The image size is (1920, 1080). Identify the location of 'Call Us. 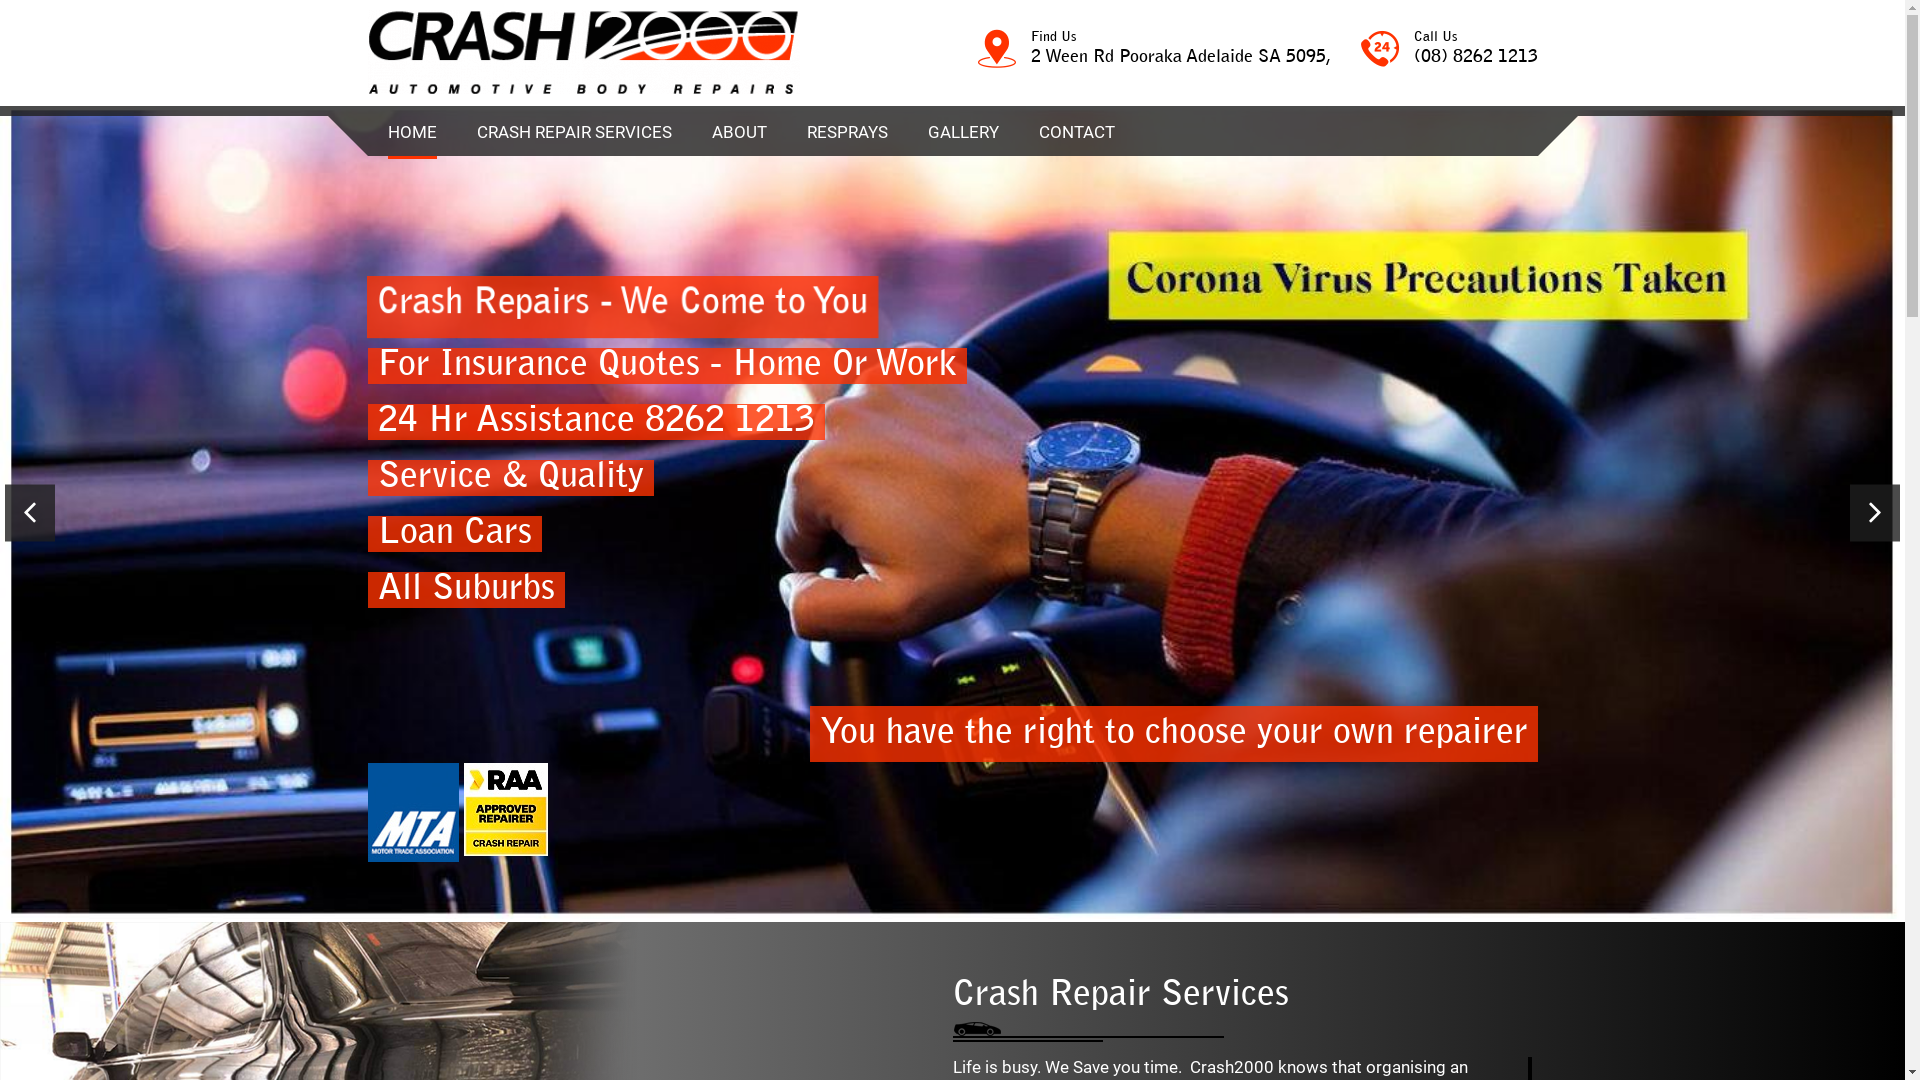
(1448, 49).